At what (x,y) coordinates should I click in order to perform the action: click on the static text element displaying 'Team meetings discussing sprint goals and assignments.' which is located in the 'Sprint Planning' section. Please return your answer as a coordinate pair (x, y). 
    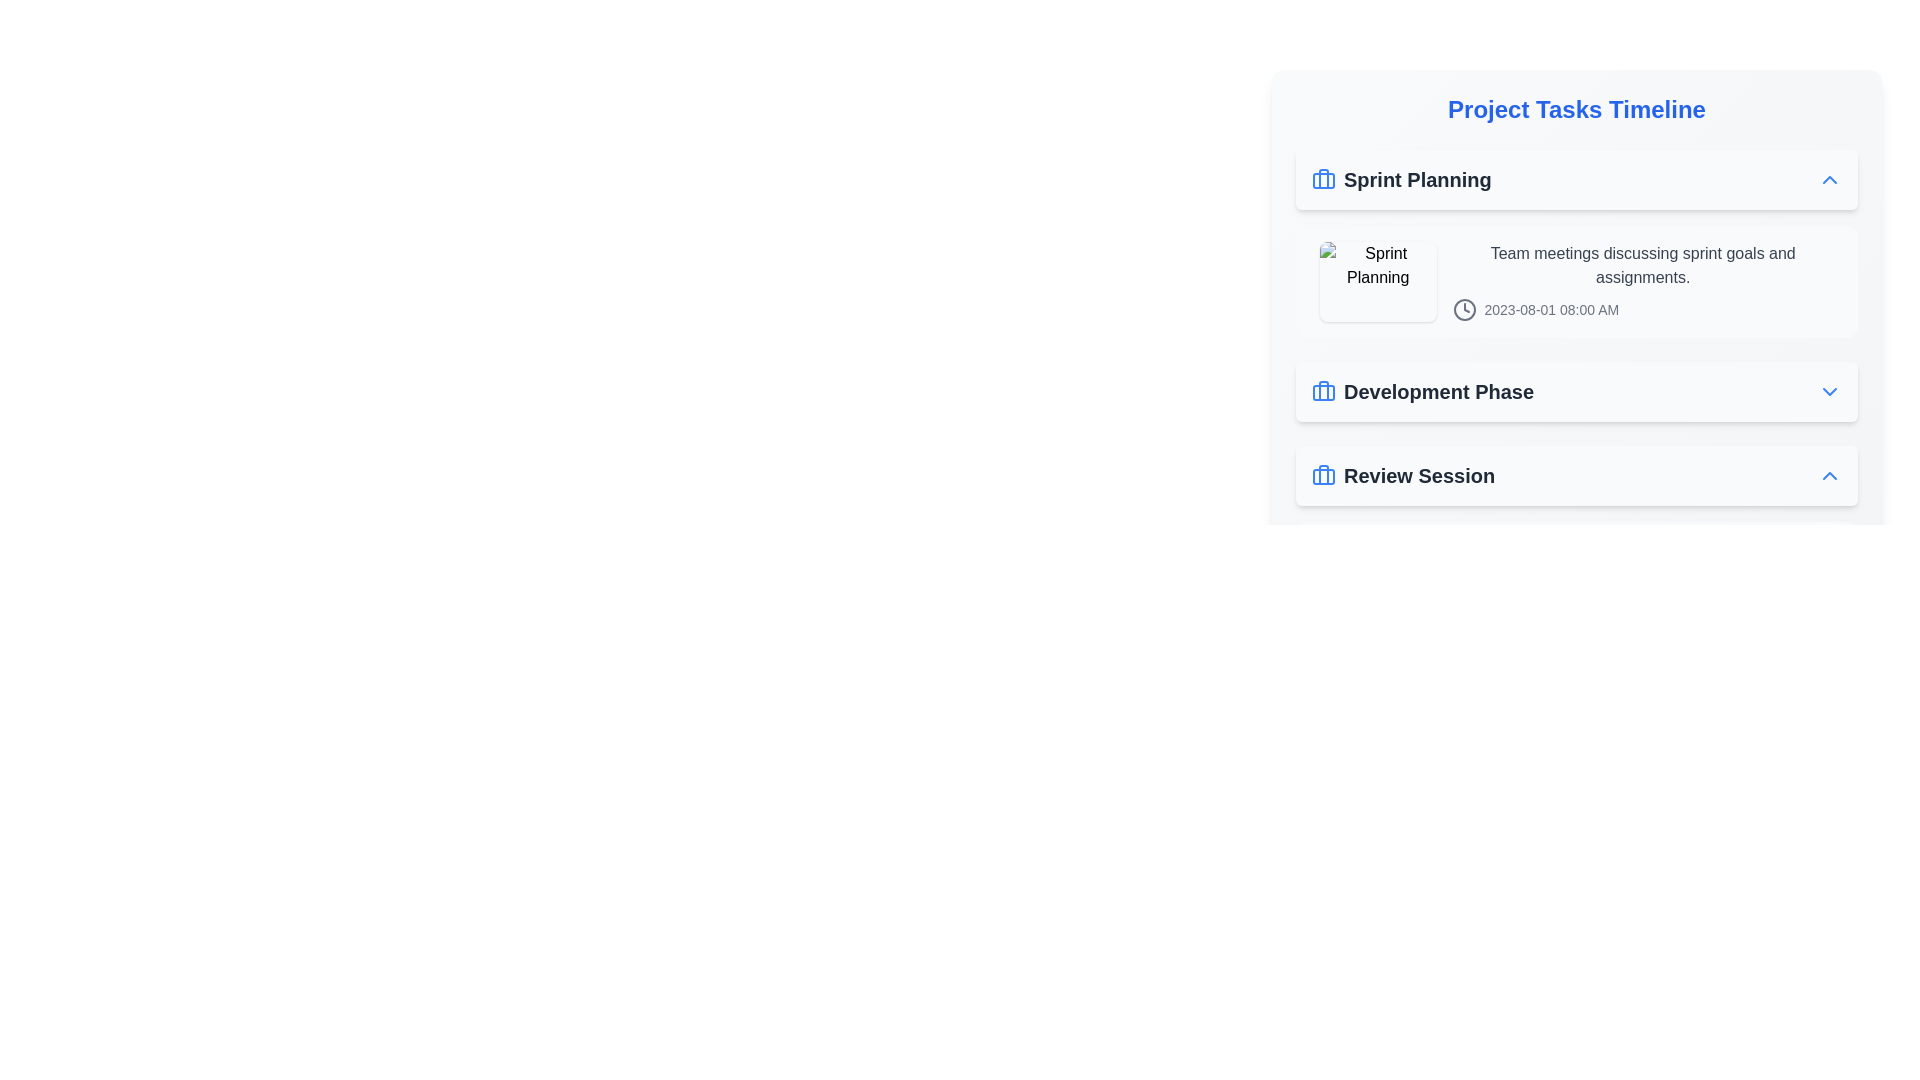
    Looking at the image, I should click on (1643, 265).